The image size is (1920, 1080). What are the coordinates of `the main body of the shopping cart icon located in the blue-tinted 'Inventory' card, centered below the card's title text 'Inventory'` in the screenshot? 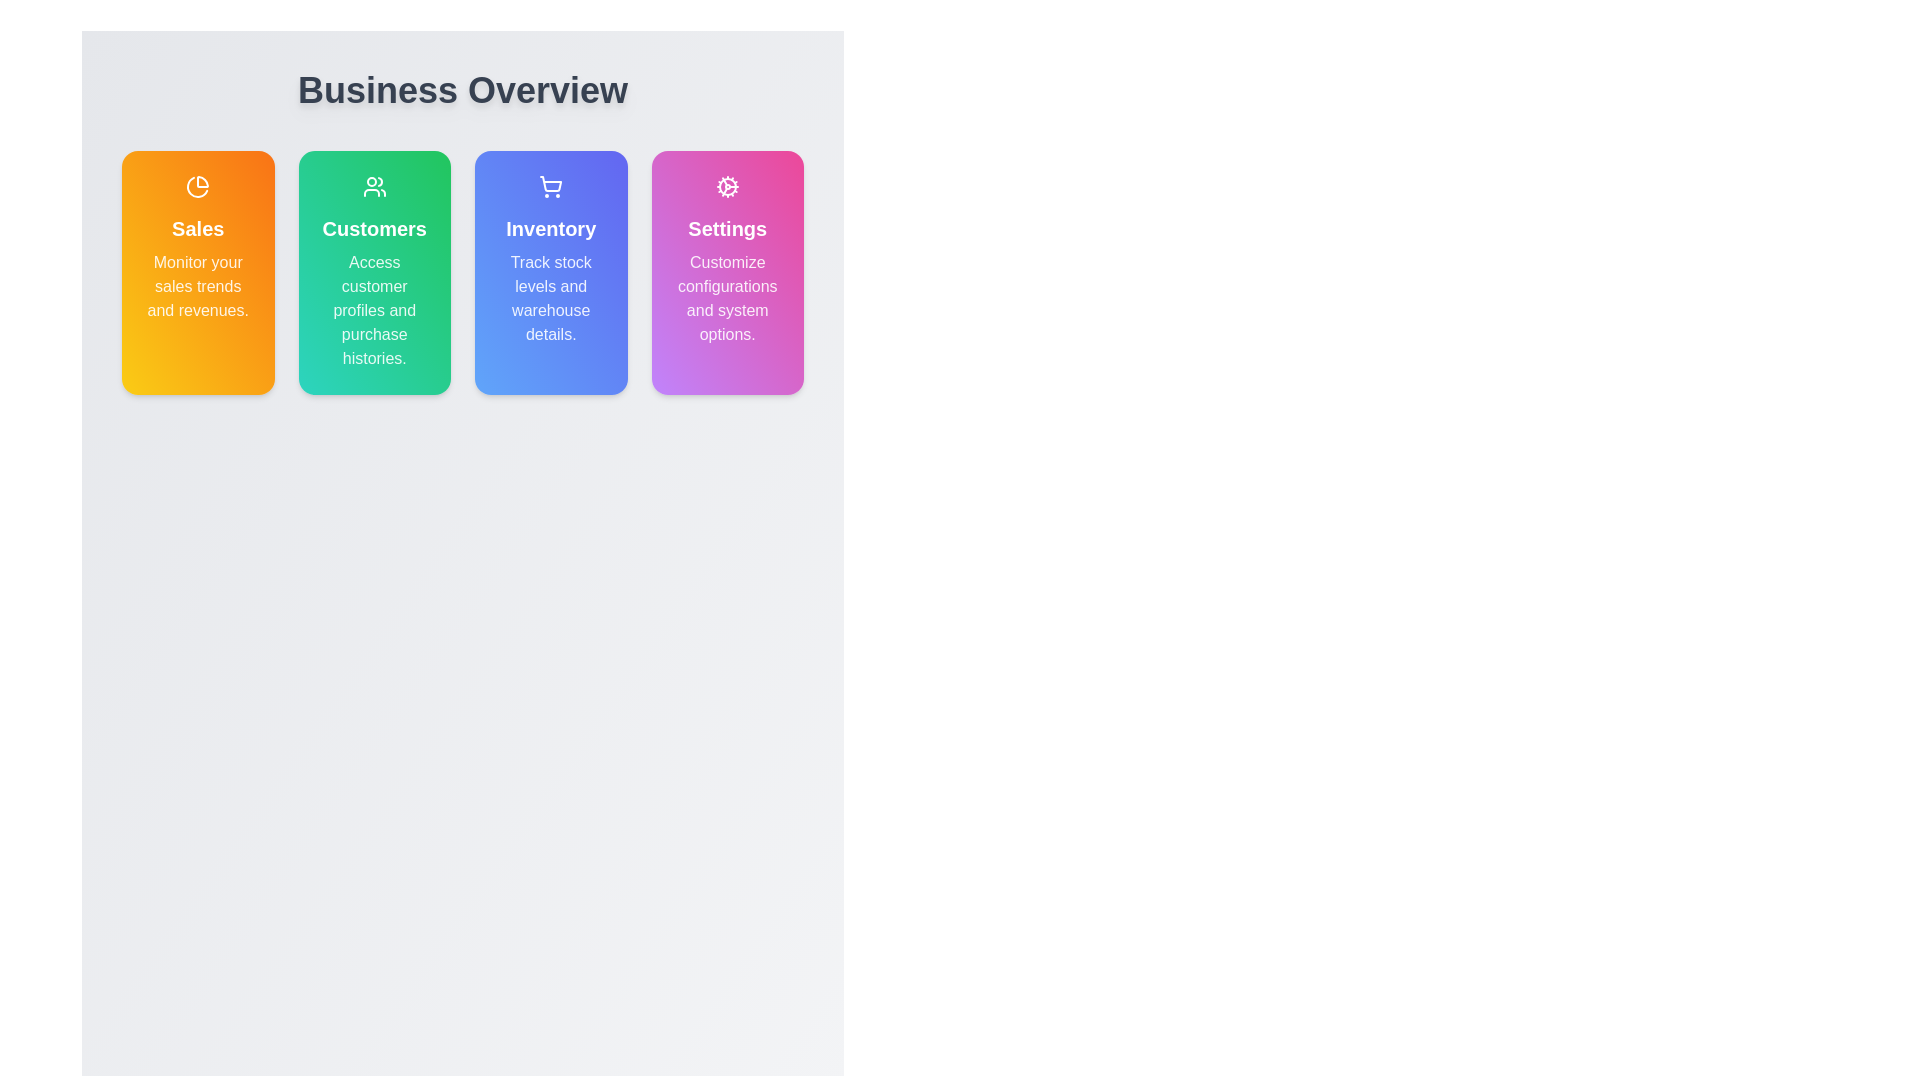 It's located at (551, 184).